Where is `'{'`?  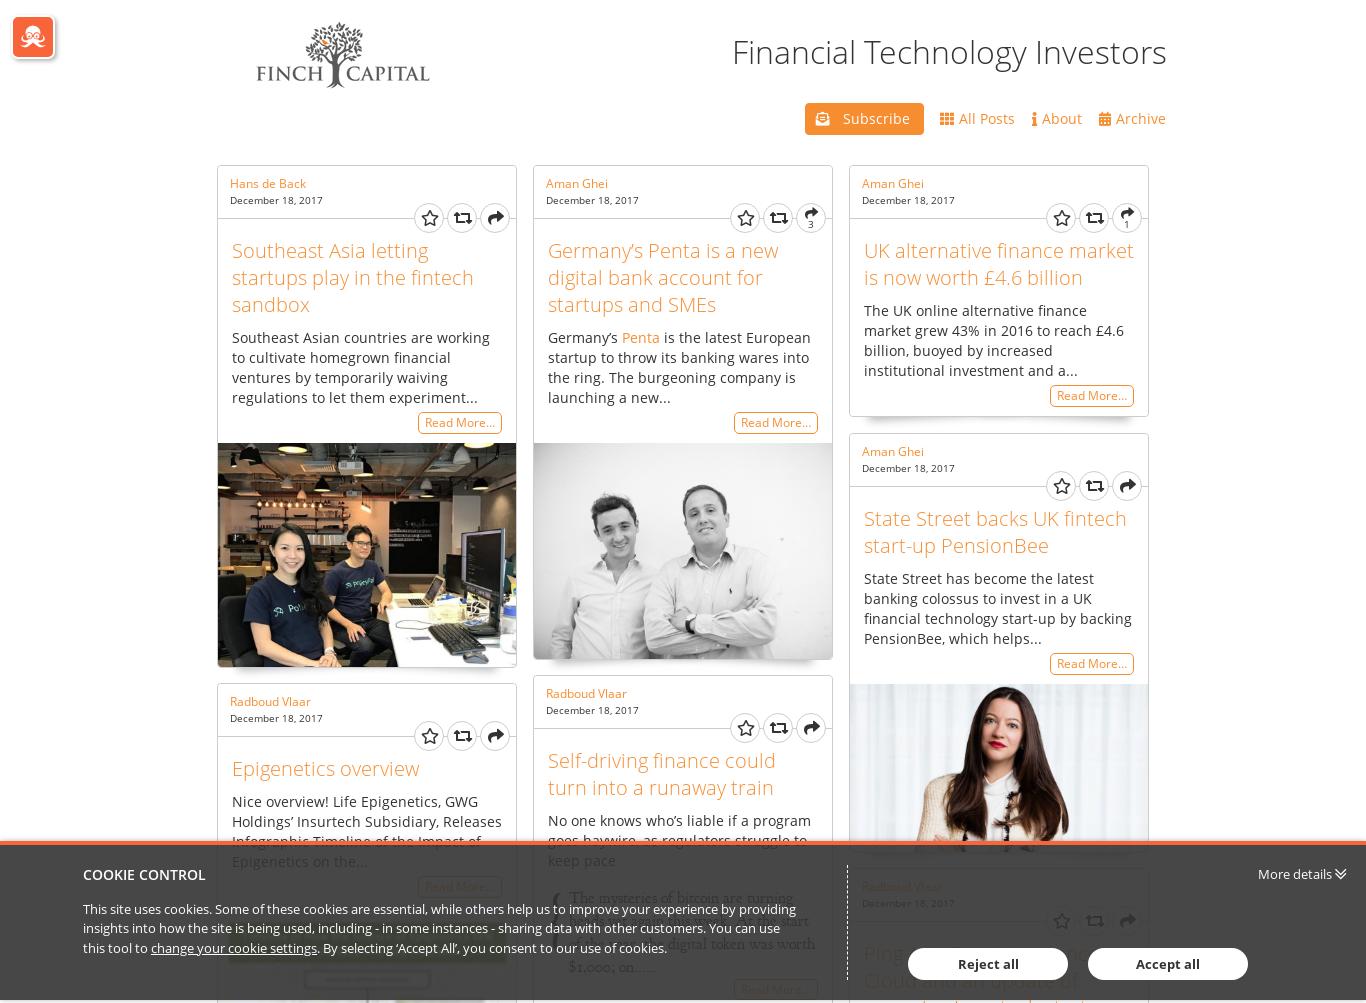 '{' is located at coordinates (555, 916).